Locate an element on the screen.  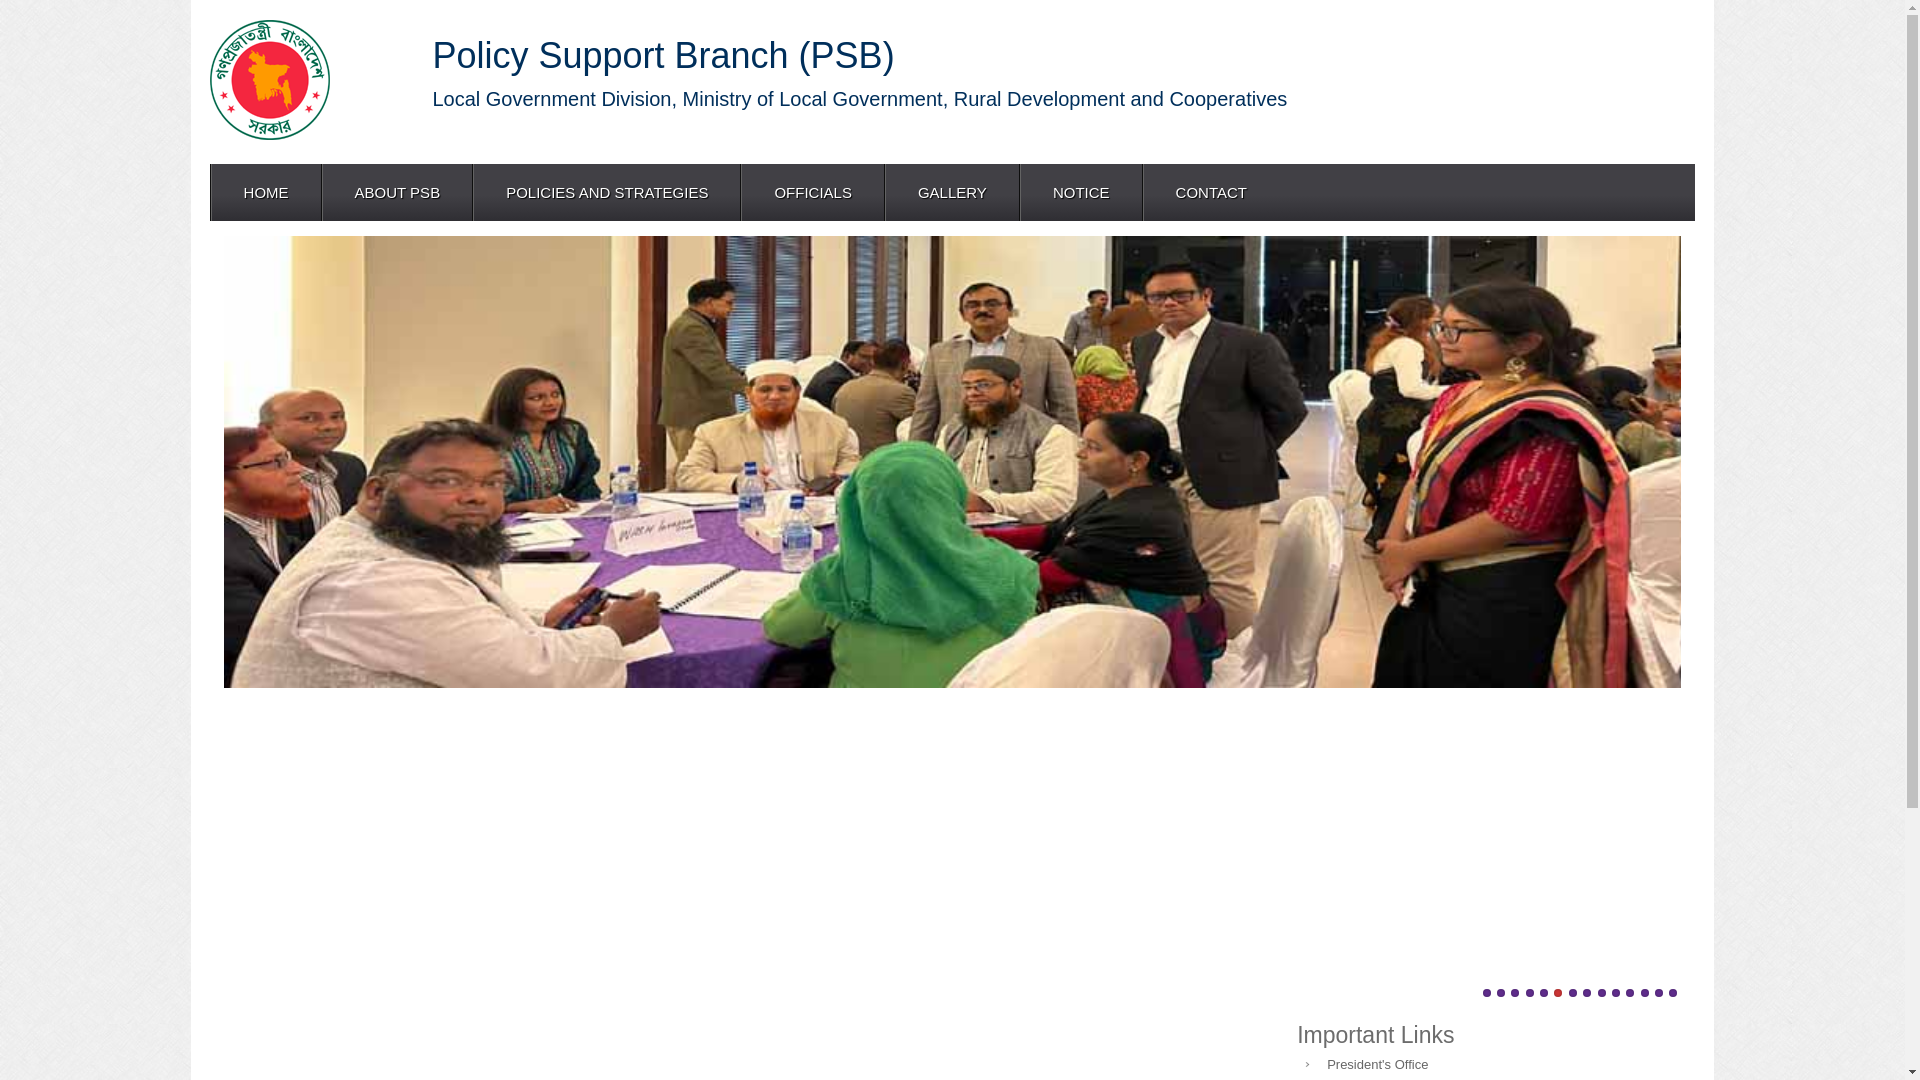
'ABOUT PSB' is located at coordinates (397, 192).